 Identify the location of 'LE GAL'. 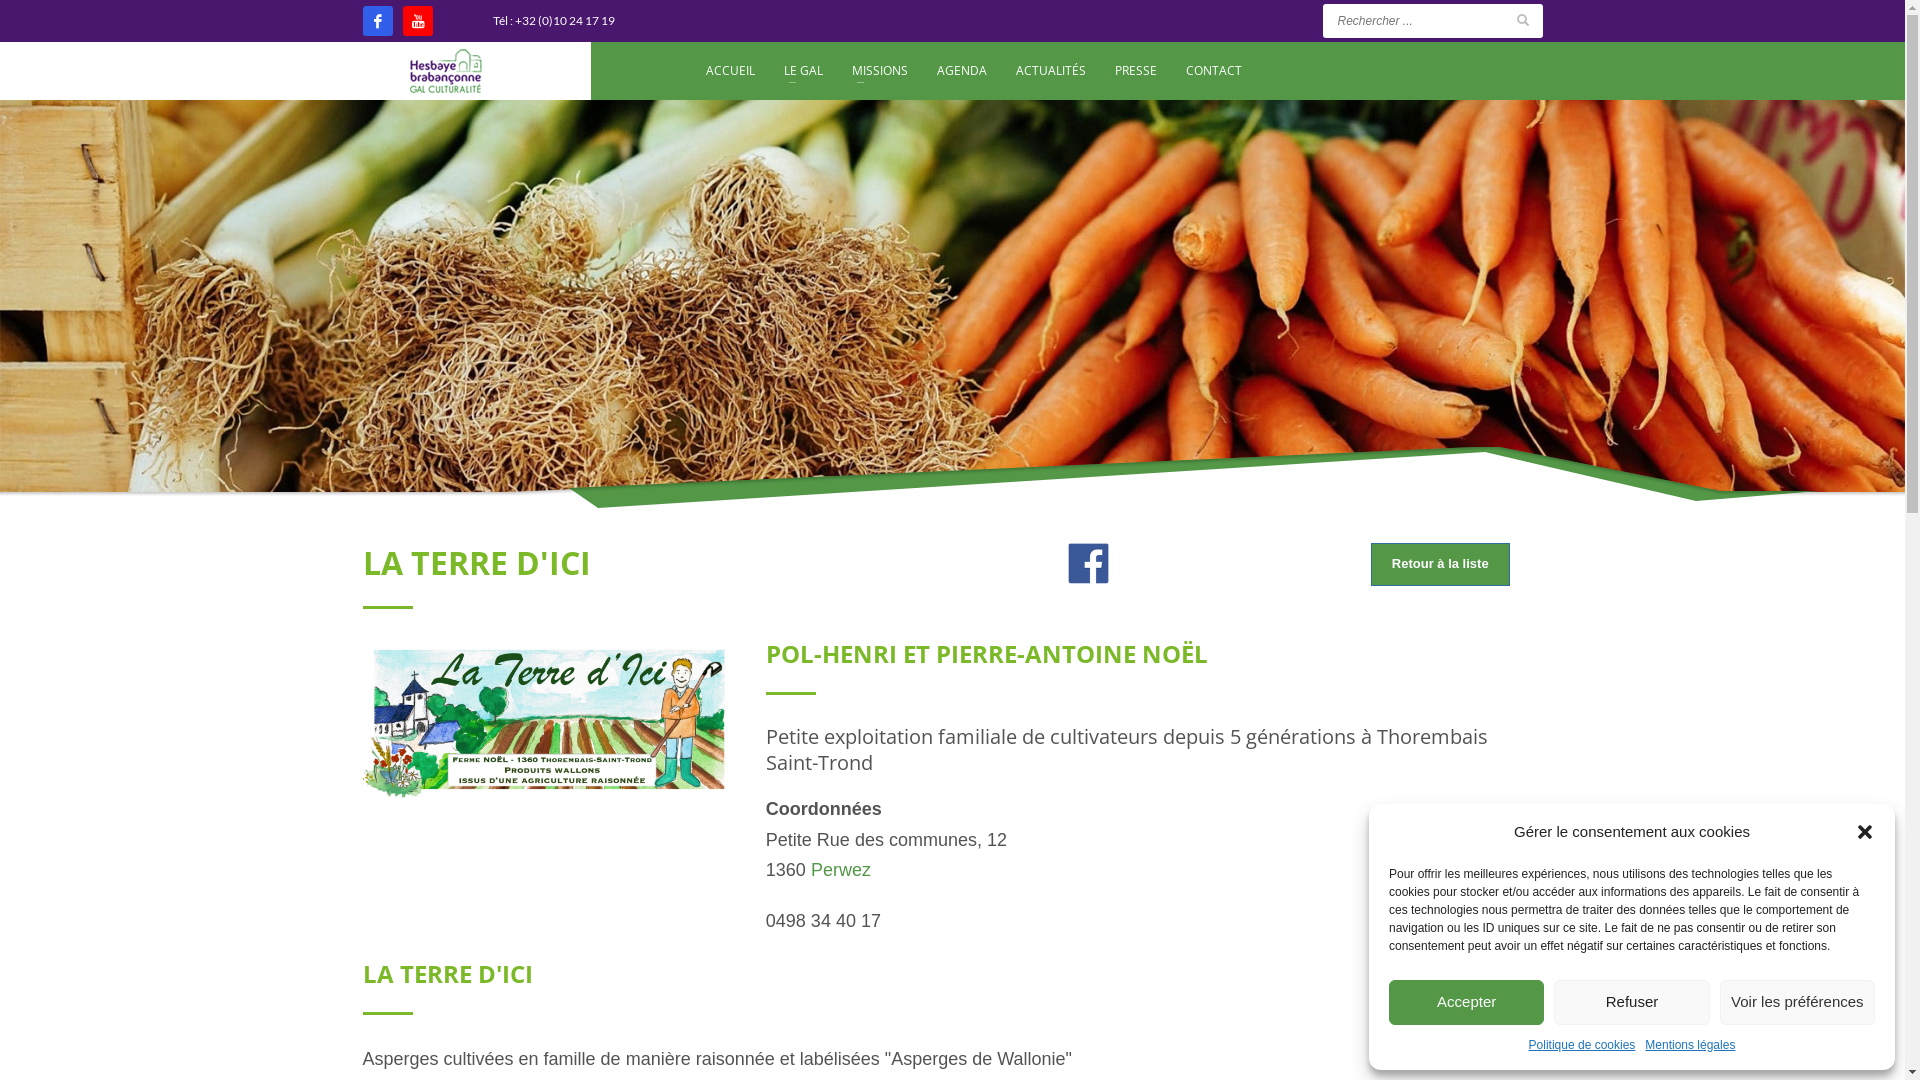
(771, 69).